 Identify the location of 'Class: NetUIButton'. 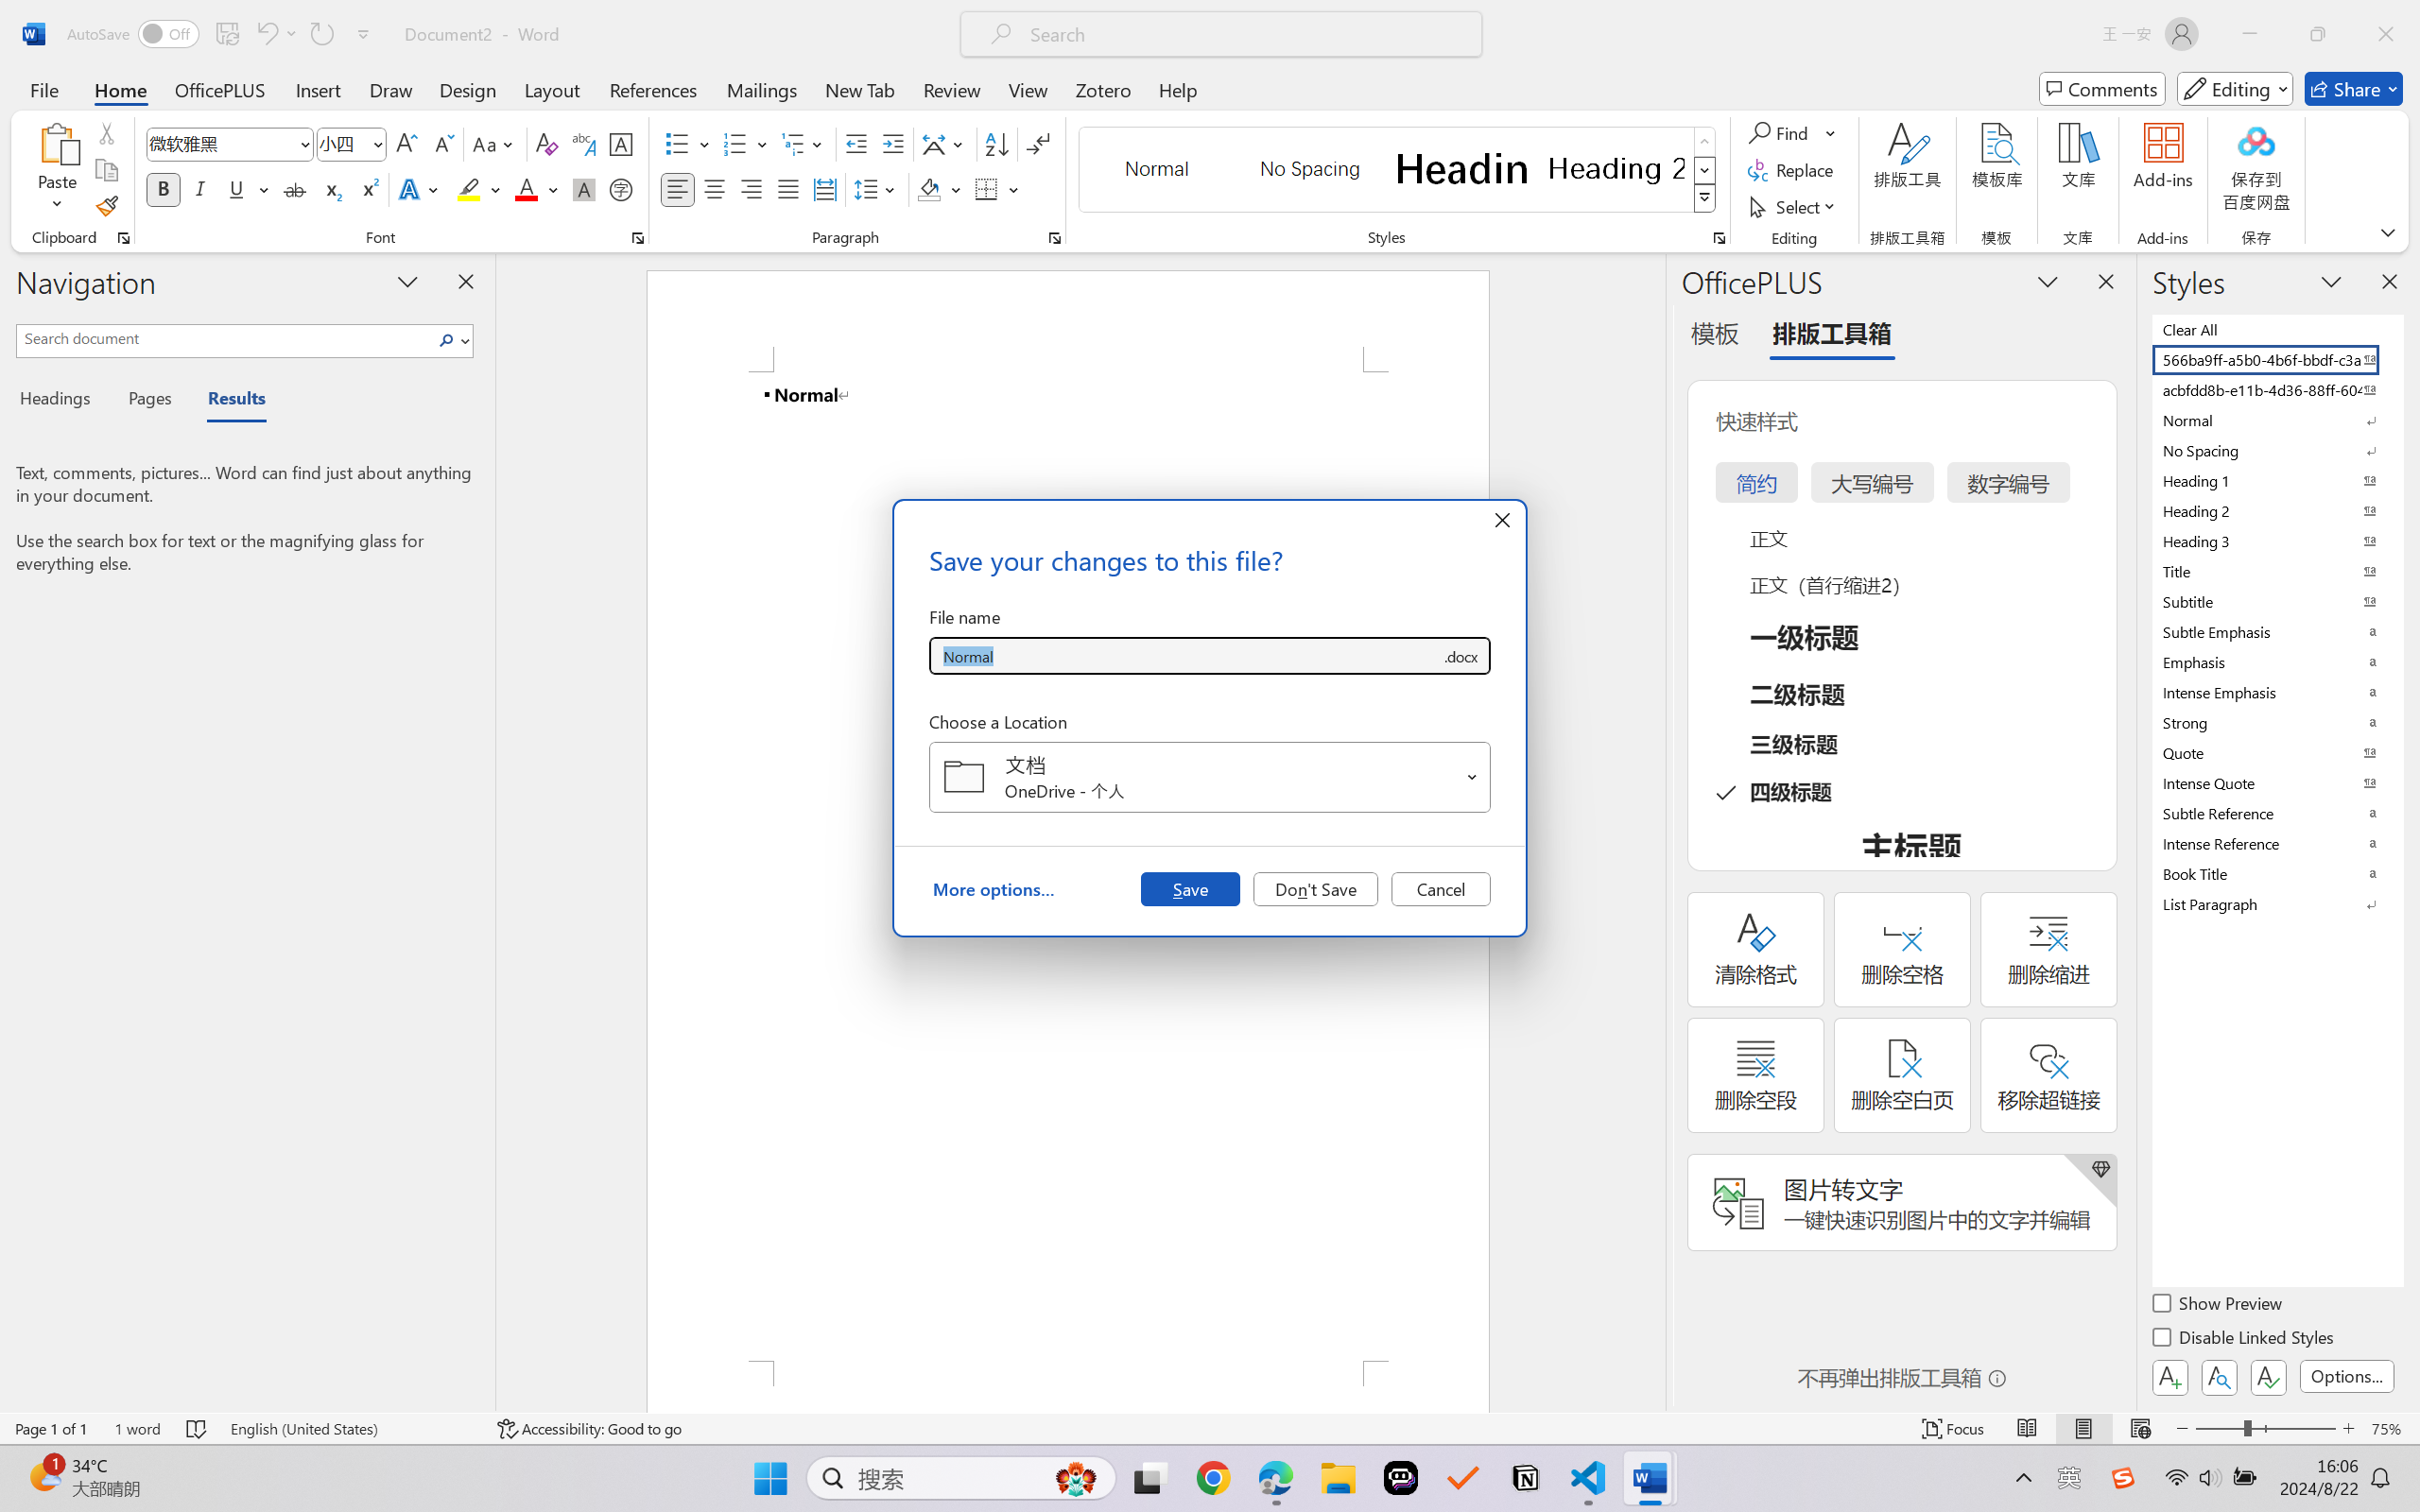
(2269, 1376).